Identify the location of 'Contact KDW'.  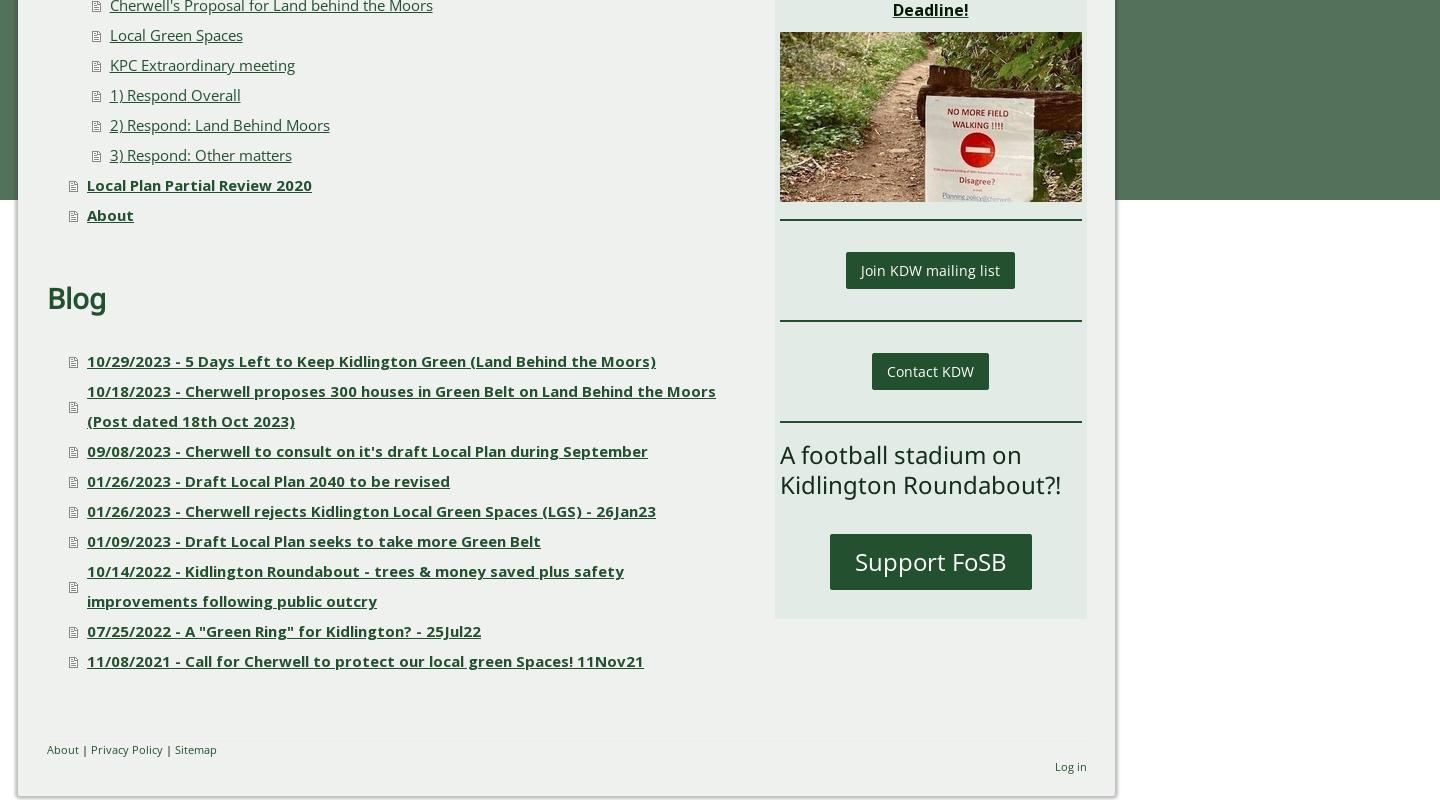
(886, 370).